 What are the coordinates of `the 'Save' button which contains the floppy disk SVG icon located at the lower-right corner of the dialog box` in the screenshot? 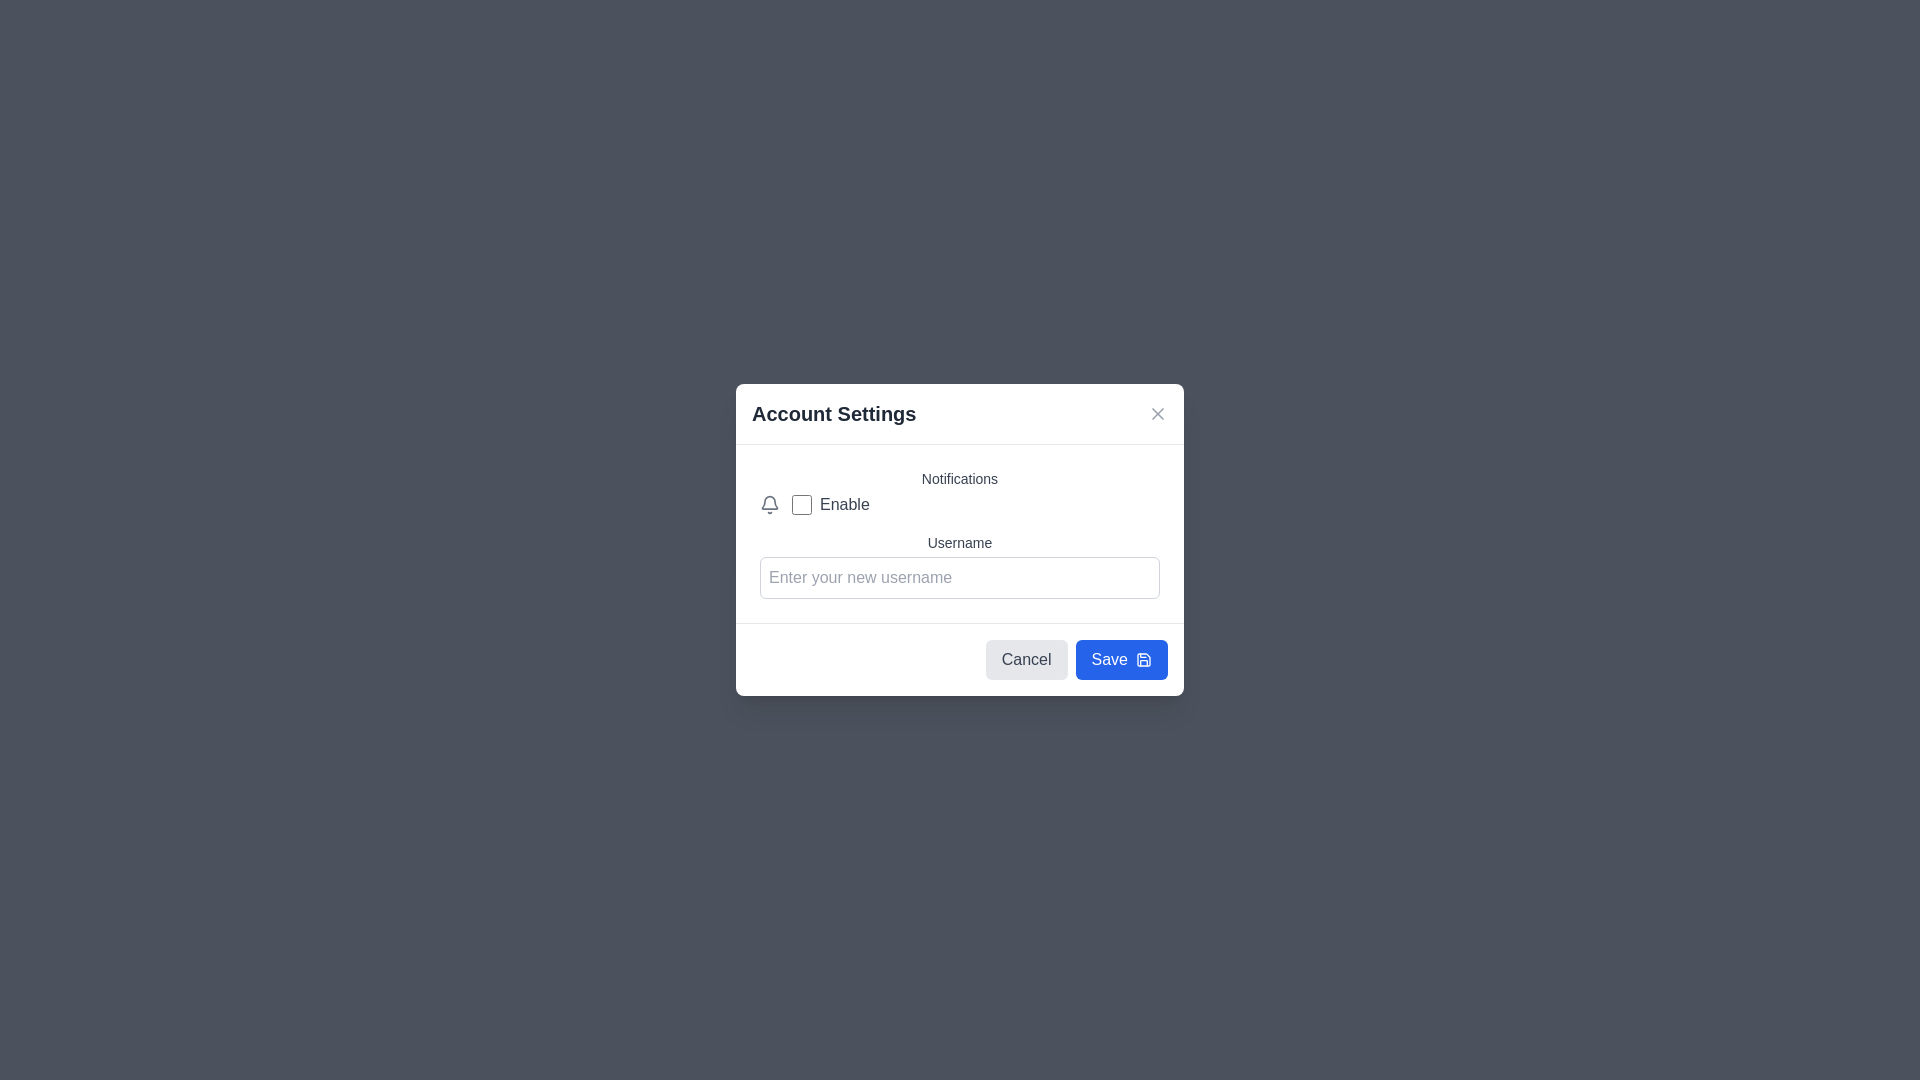 It's located at (1143, 659).